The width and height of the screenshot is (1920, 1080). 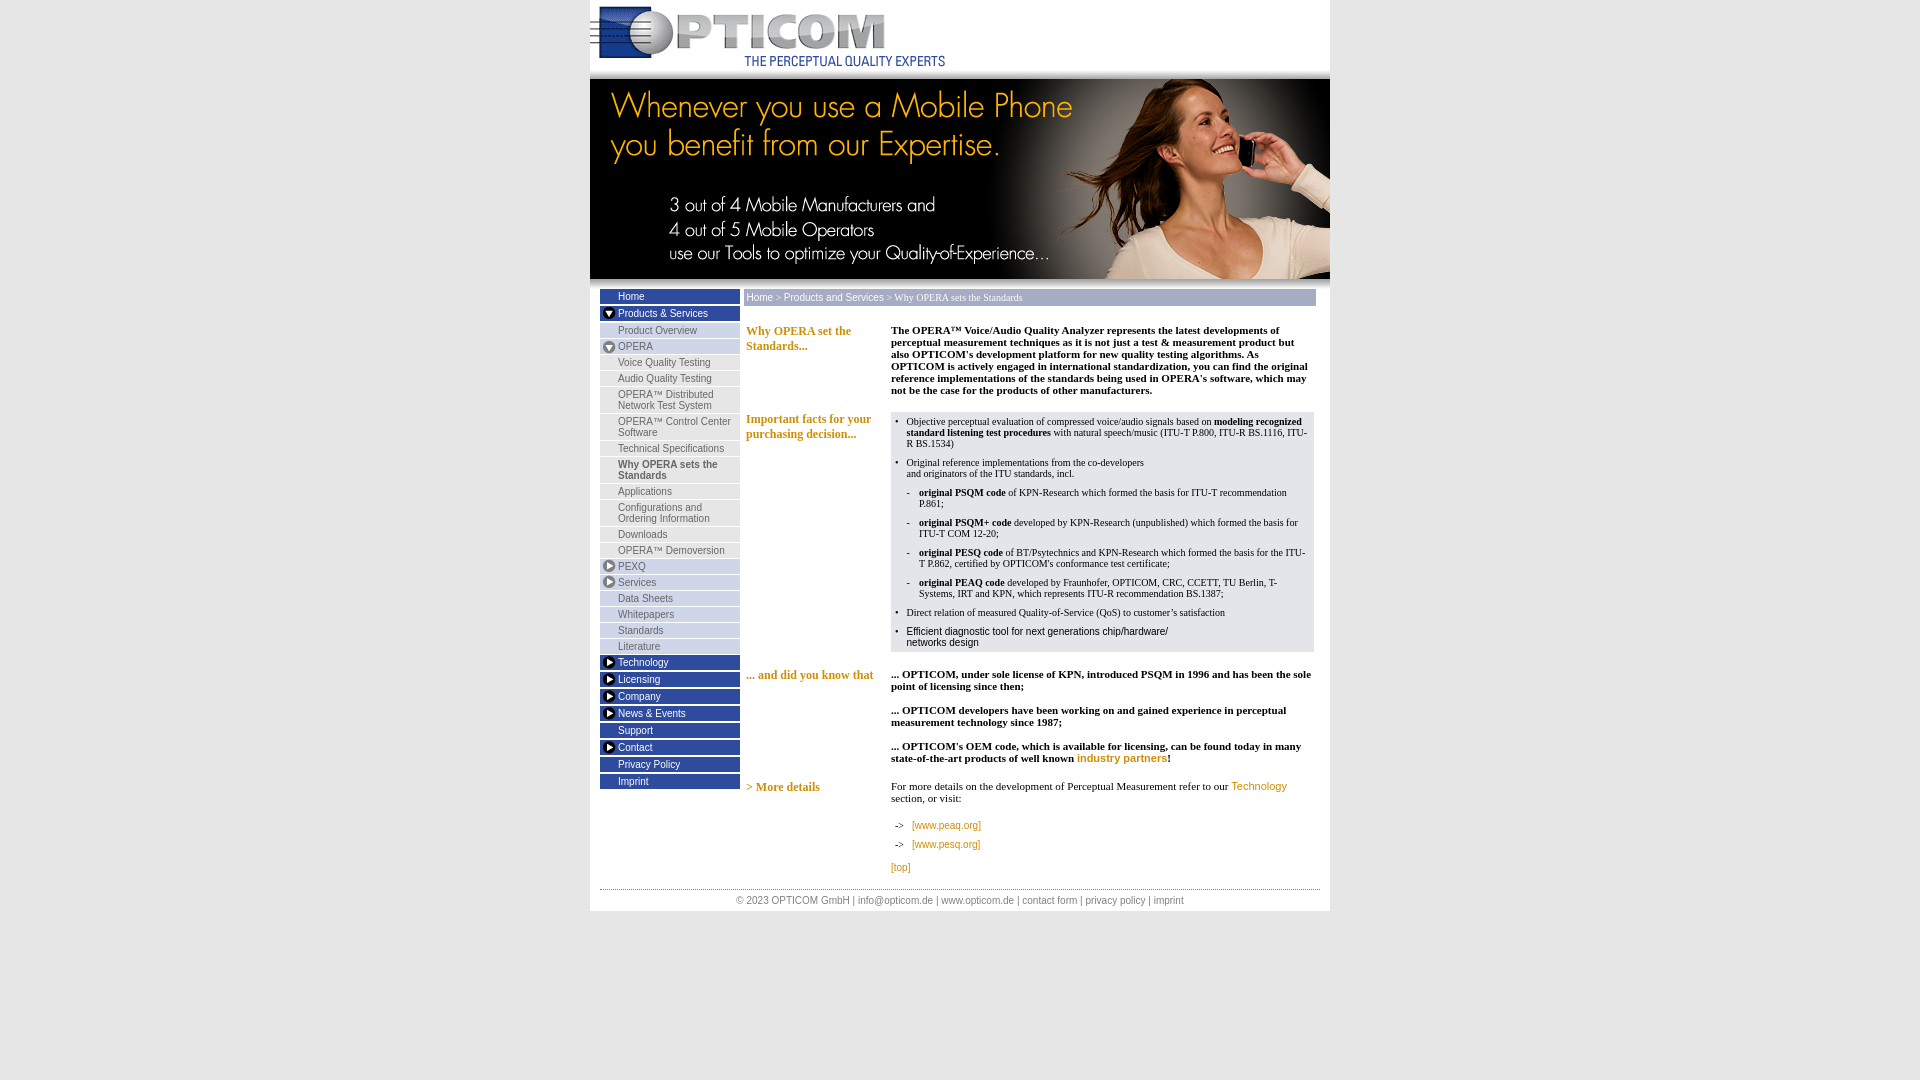 What do you see at coordinates (1153, 900) in the screenshot?
I see `'imprint'` at bounding box center [1153, 900].